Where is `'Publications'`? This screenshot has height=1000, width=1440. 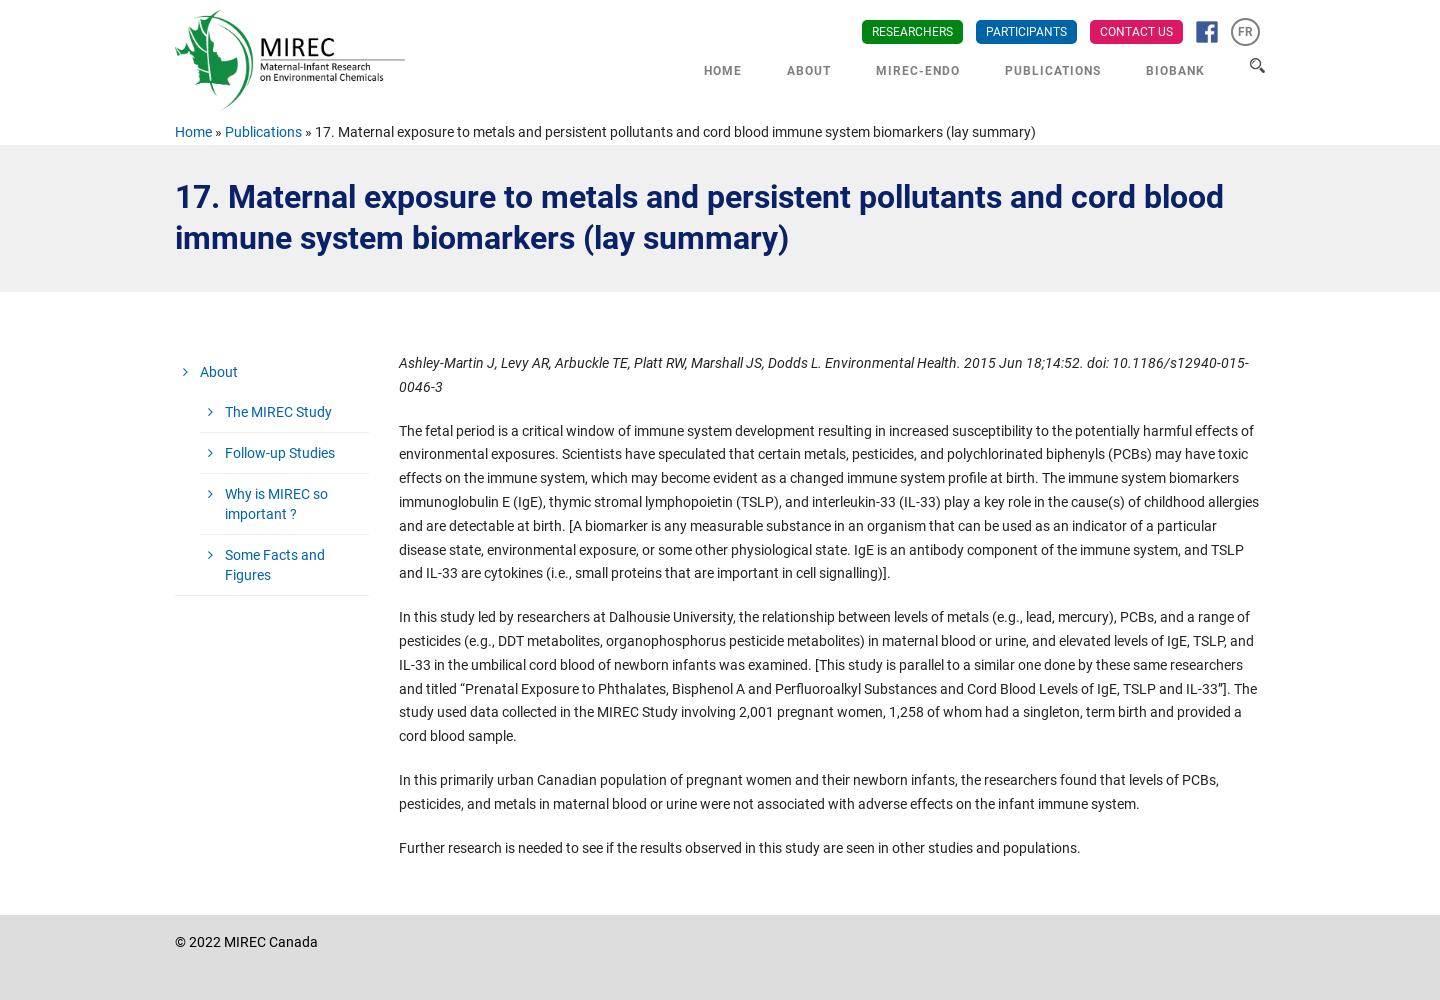
'Publications' is located at coordinates (262, 132).